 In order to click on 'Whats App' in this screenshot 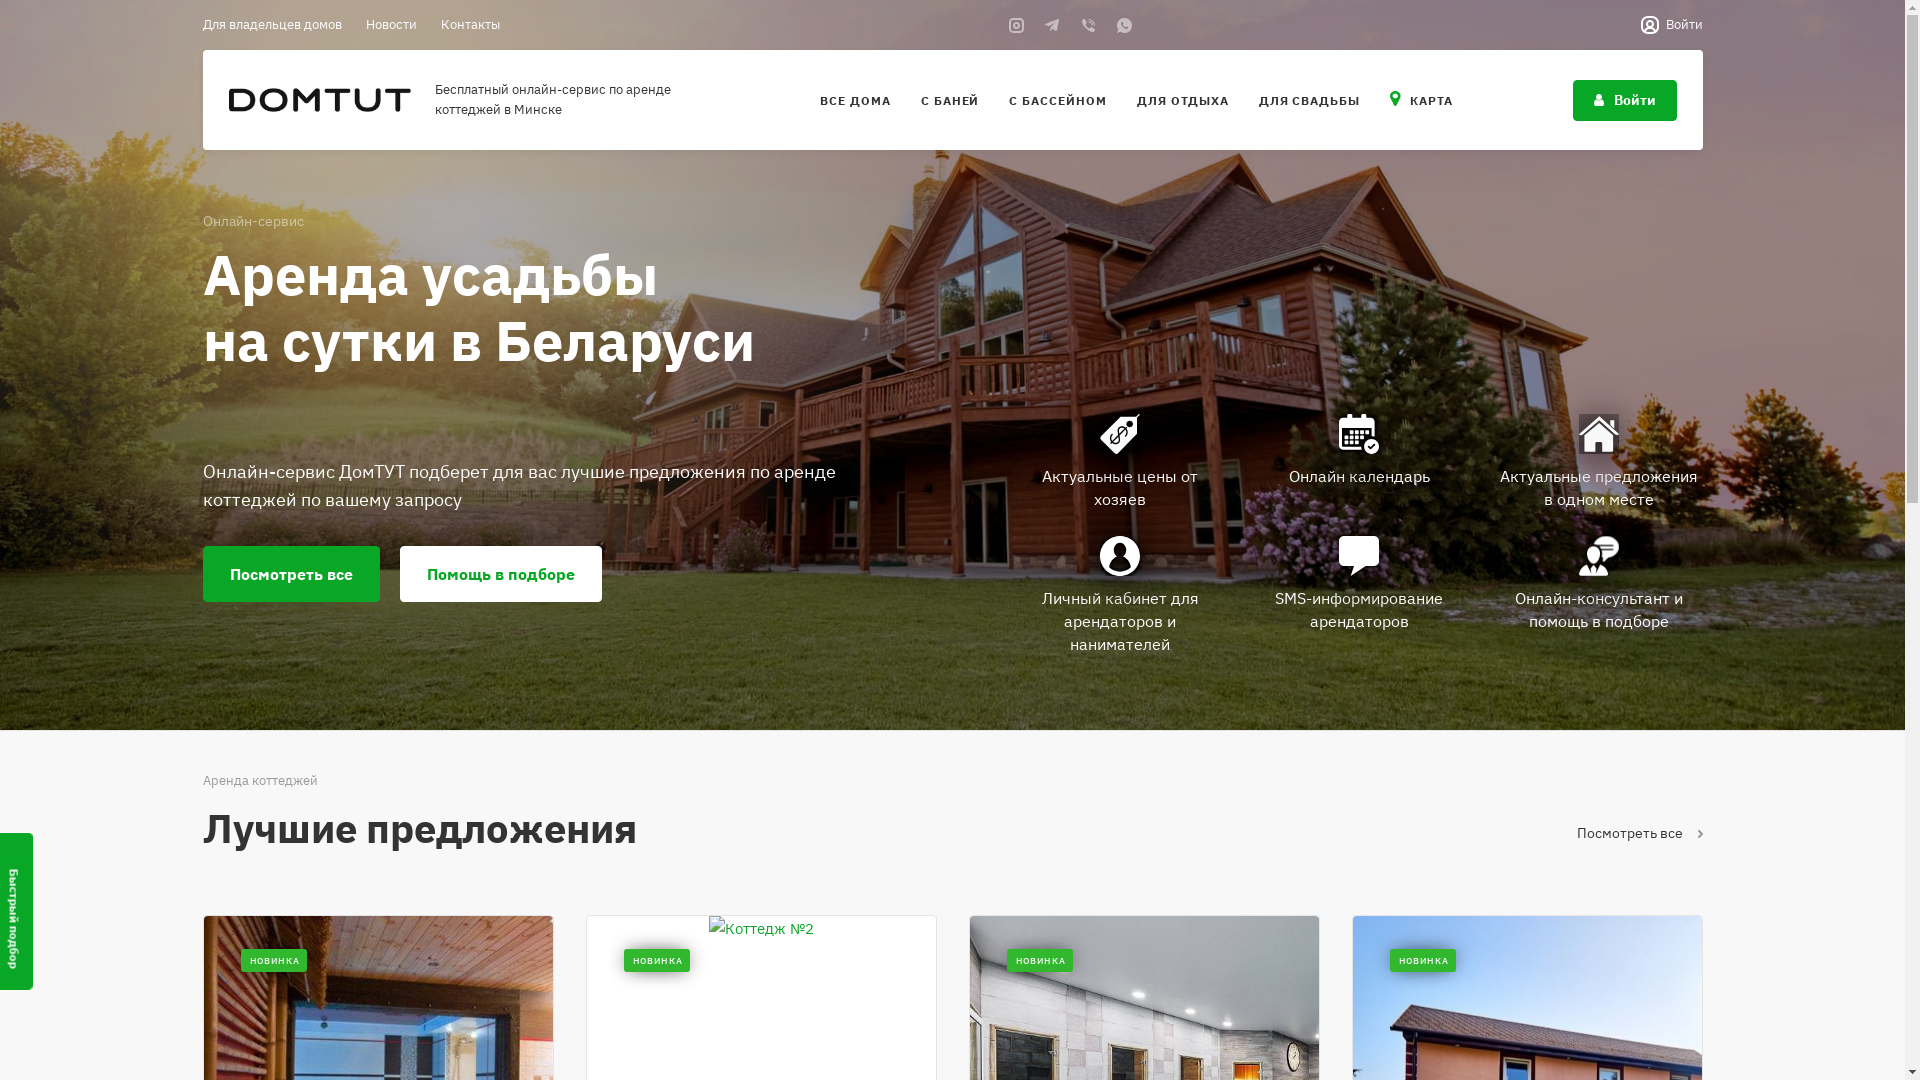, I will do `click(1112, 24)`.